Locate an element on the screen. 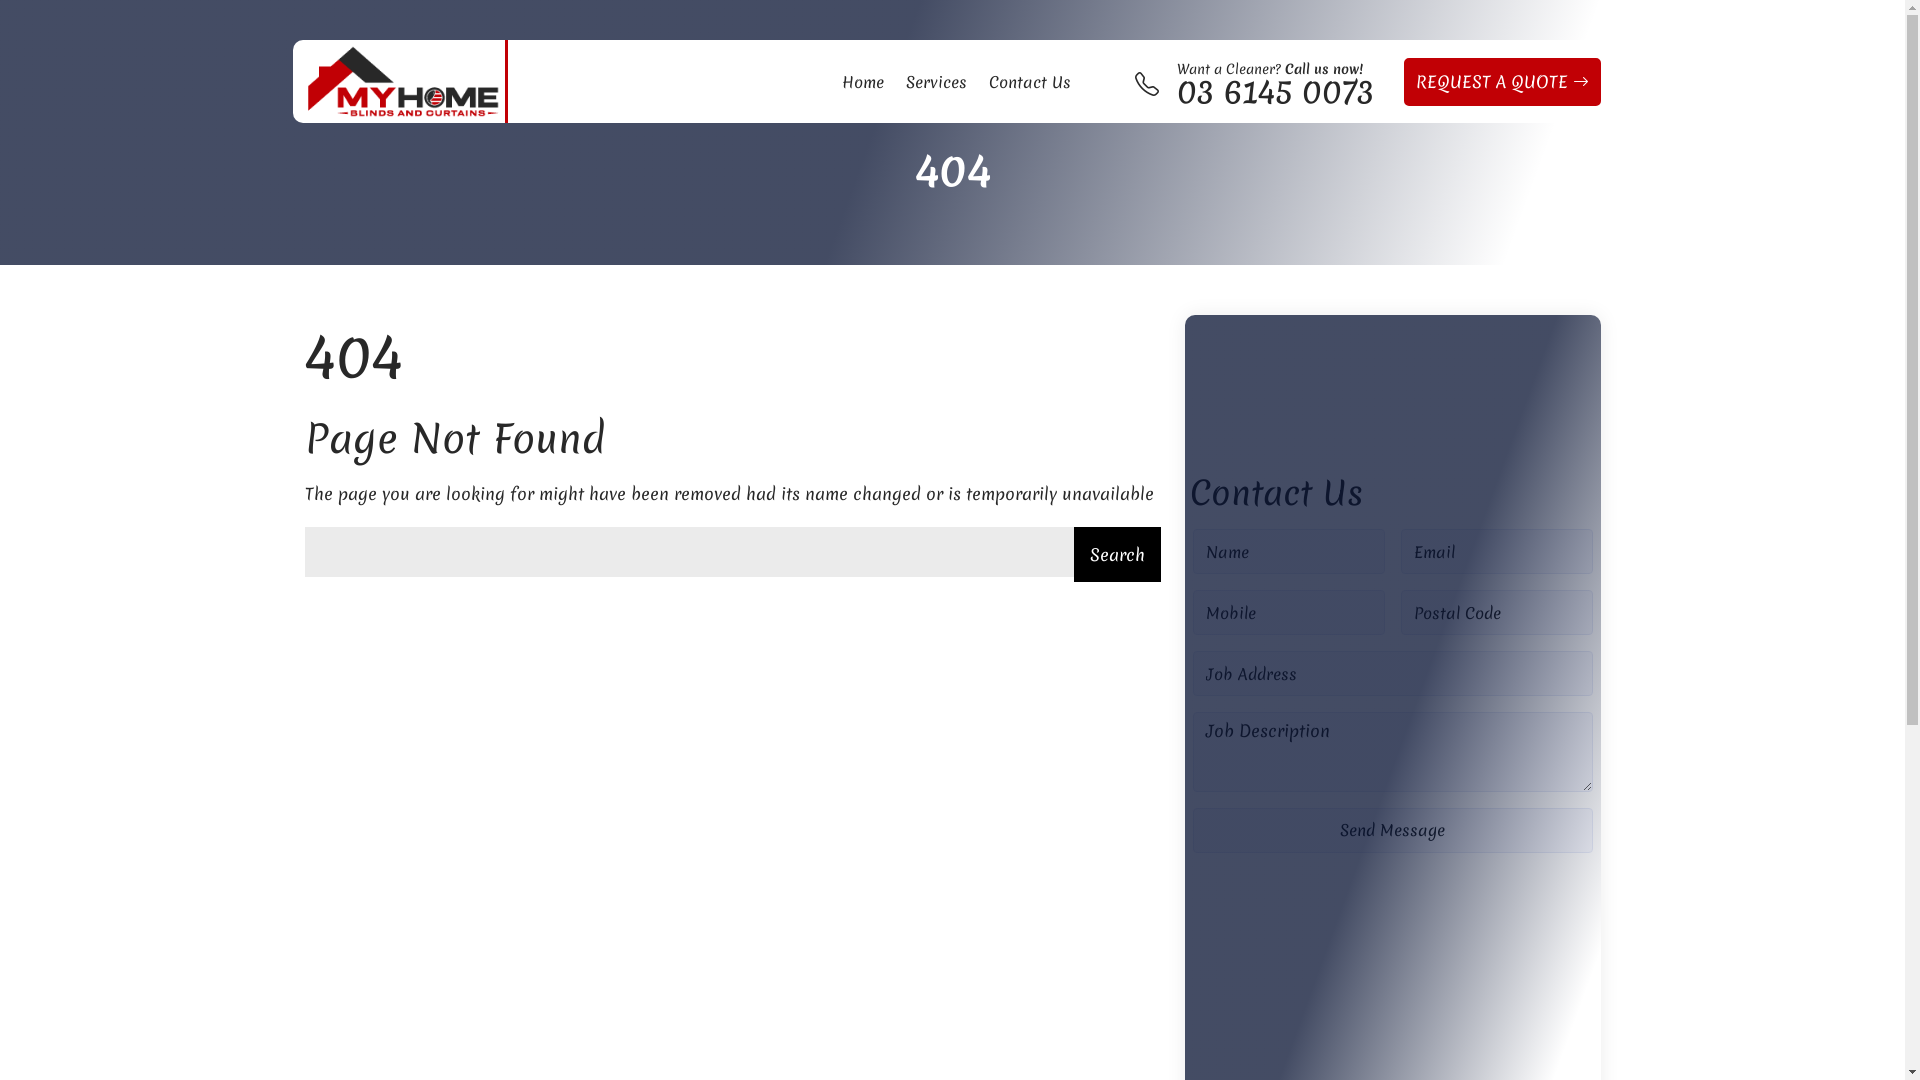 The height and width of the screenshot is (1080, 1920). 'Services' is located at coordinates (895, 80).